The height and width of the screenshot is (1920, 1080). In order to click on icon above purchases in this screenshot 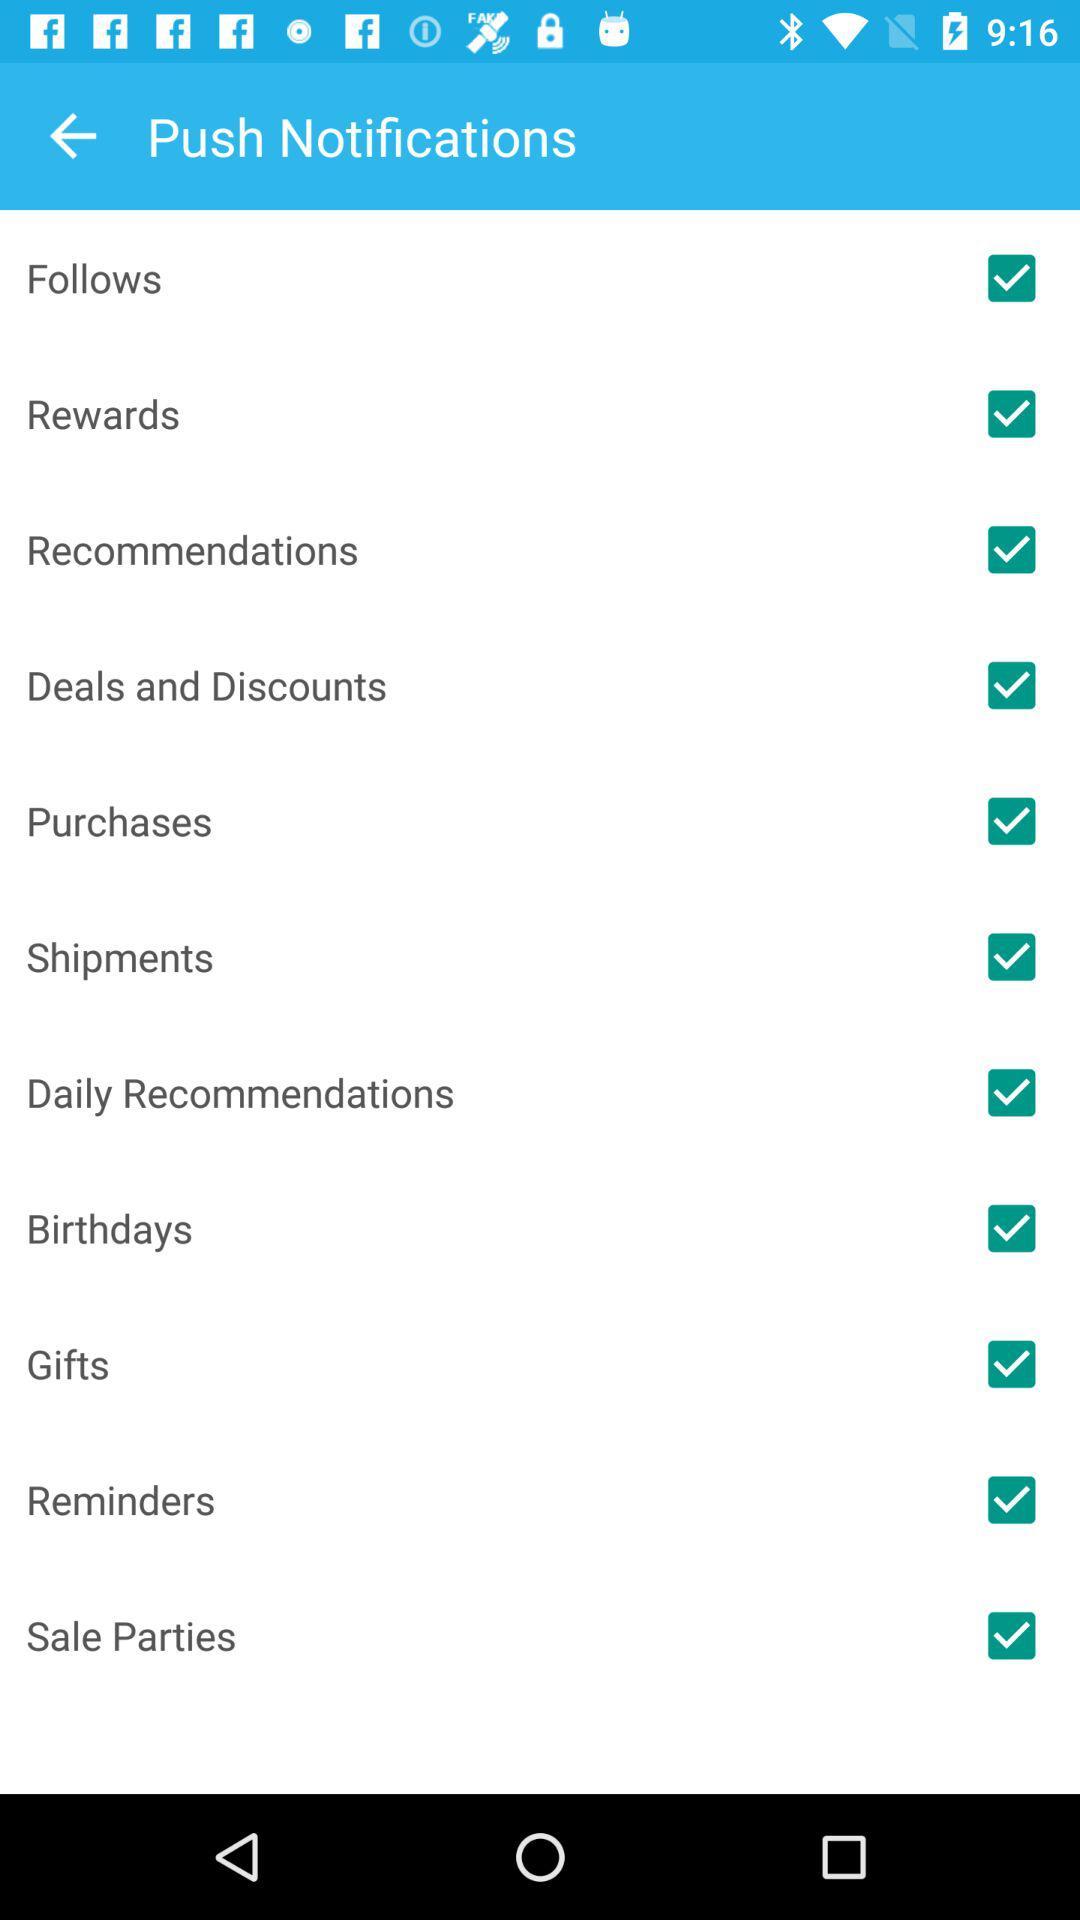, I will do `click(484, 685)`.